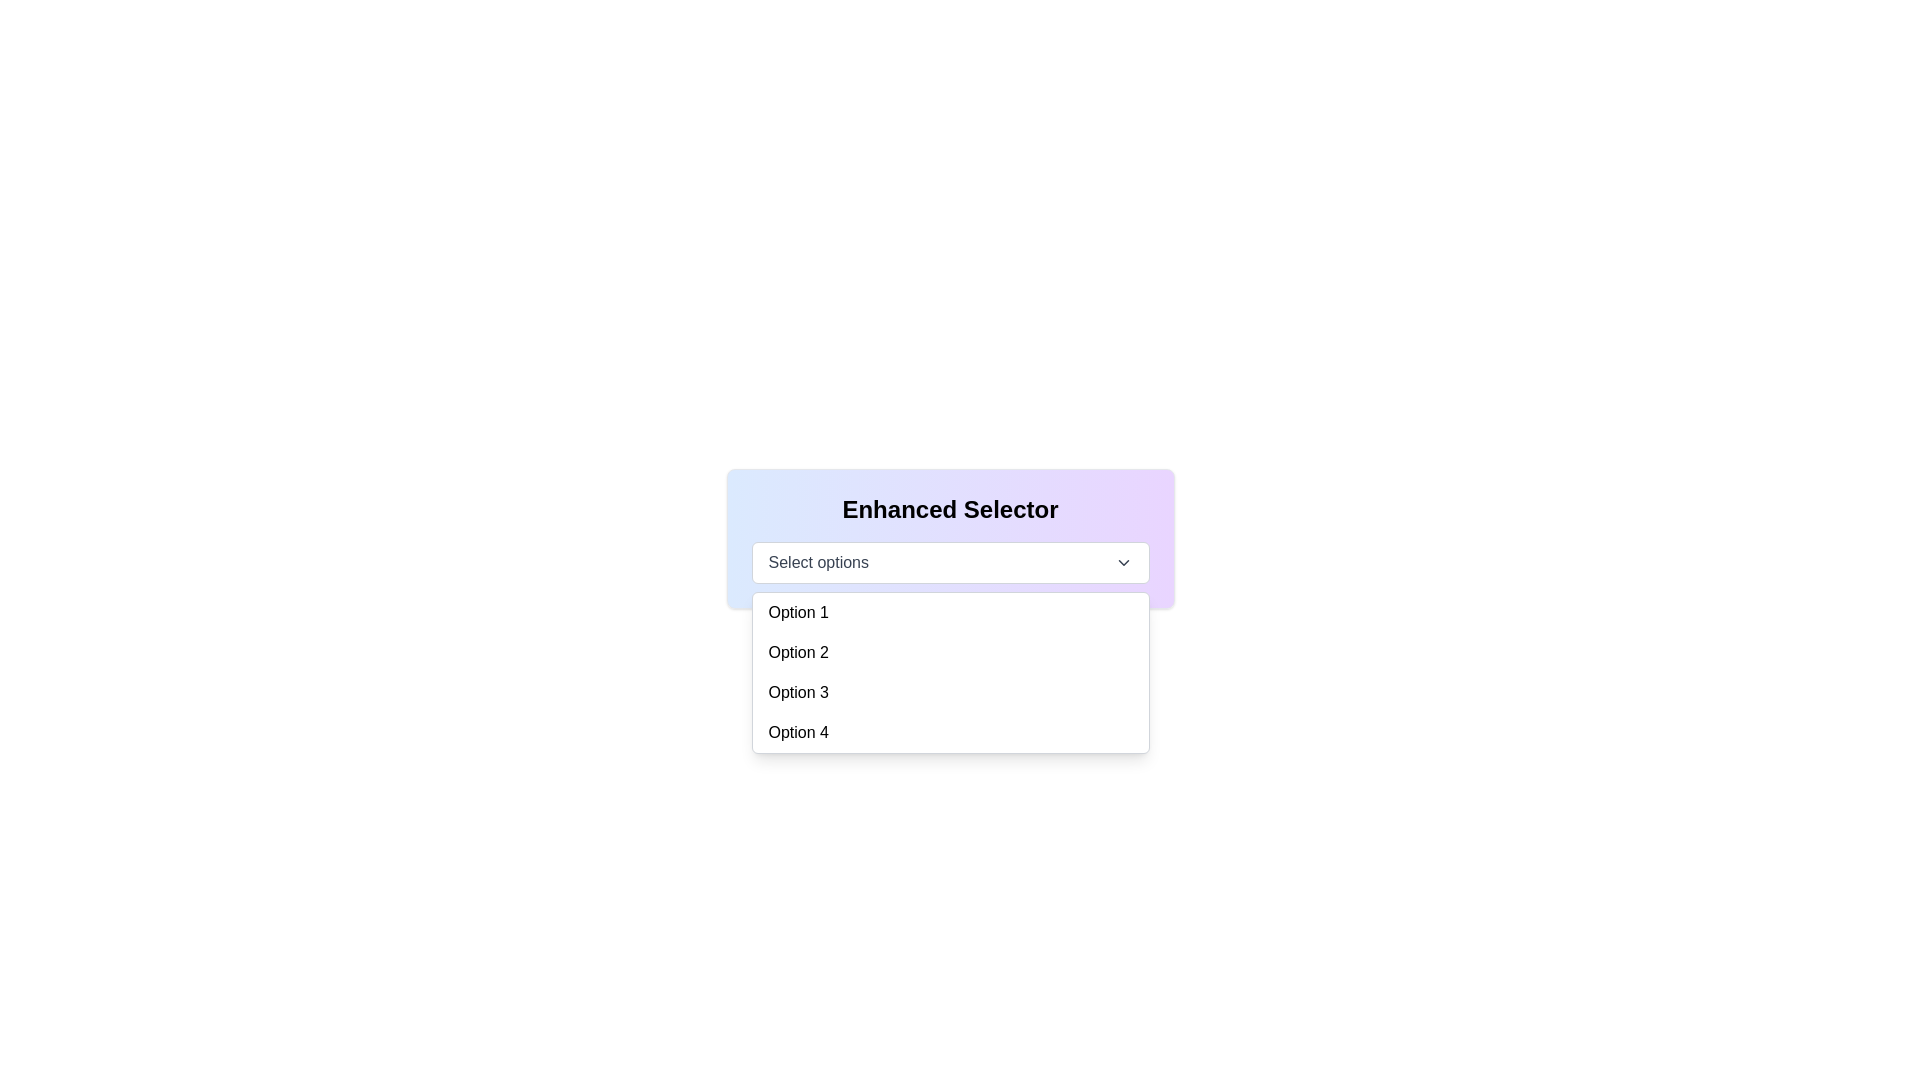 The height and width of the screenshot is (1080, 1920). I want to click on an option from the Dropdown menu located below the 'Enhanced Selector' heading by clicking on it, so click(949, 563).